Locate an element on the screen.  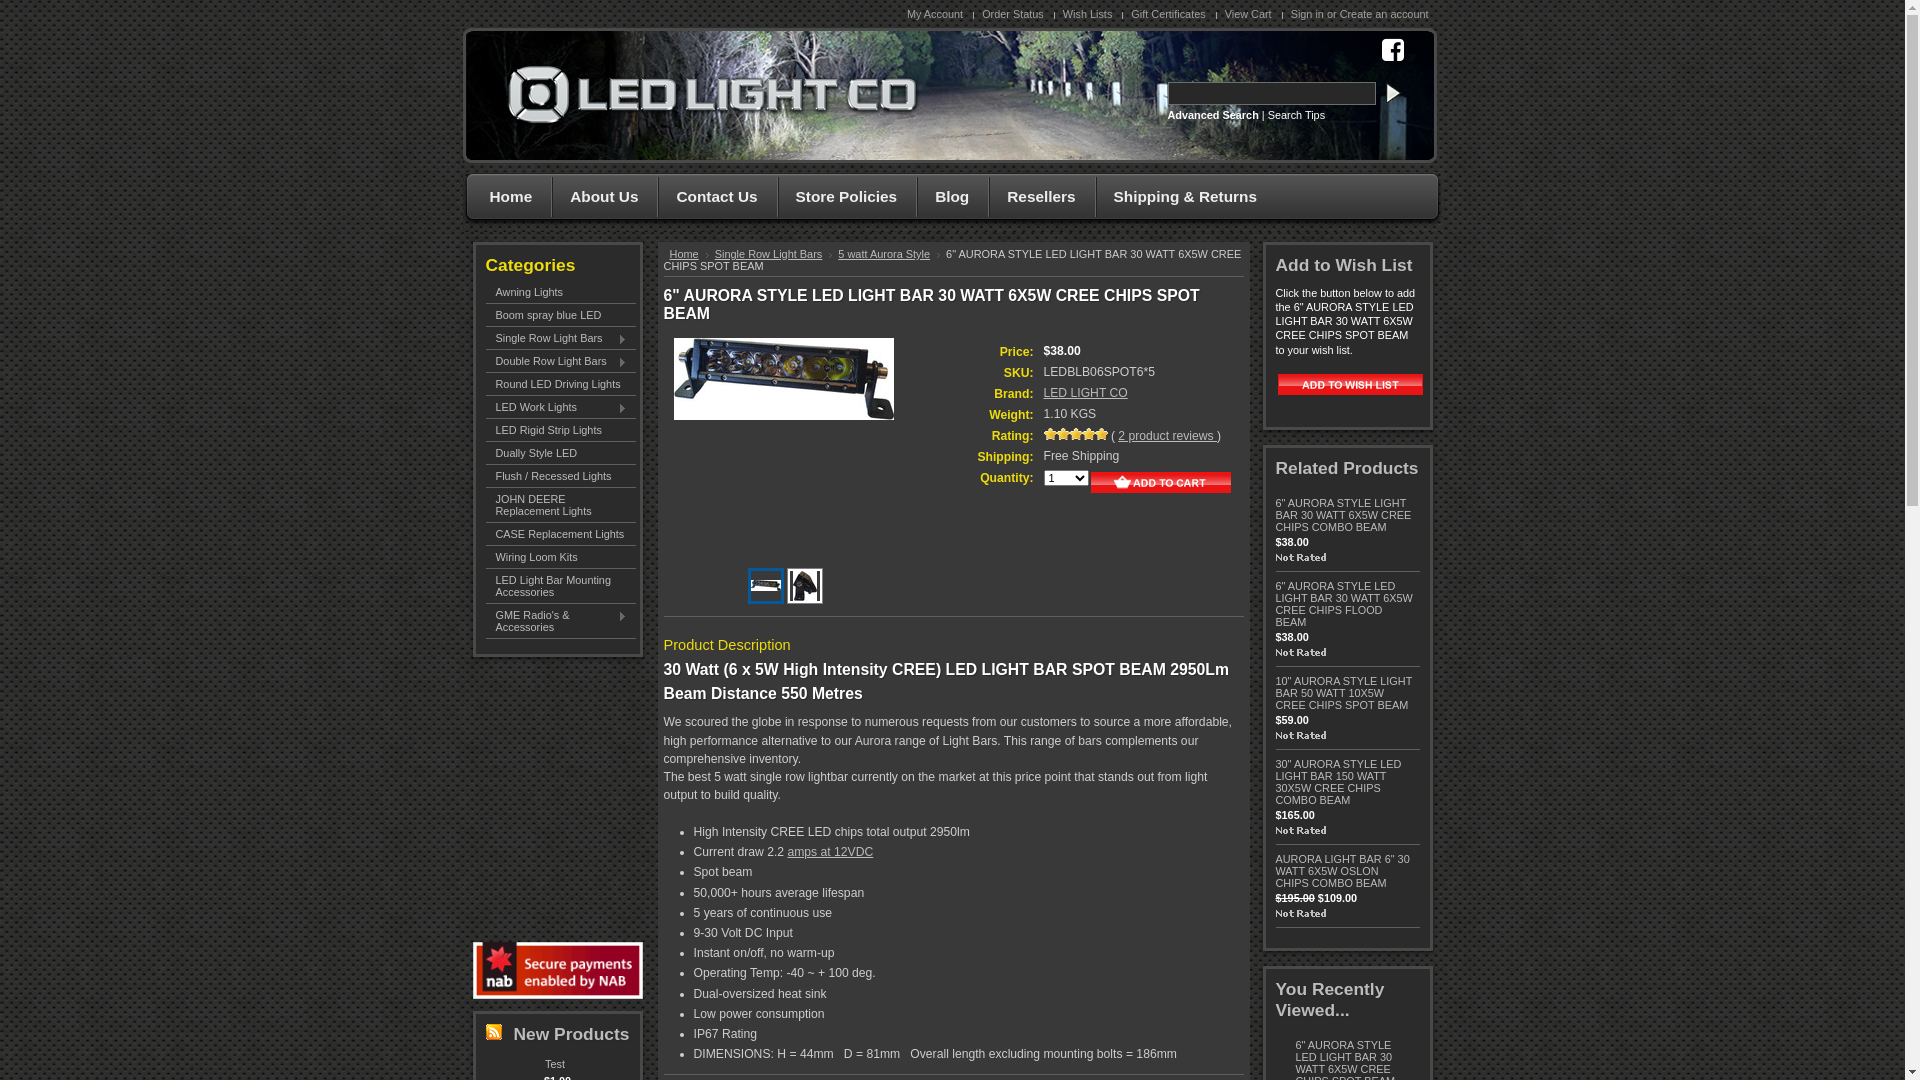
'Secure Payments by NAB' is located at coordinates (556, 969).